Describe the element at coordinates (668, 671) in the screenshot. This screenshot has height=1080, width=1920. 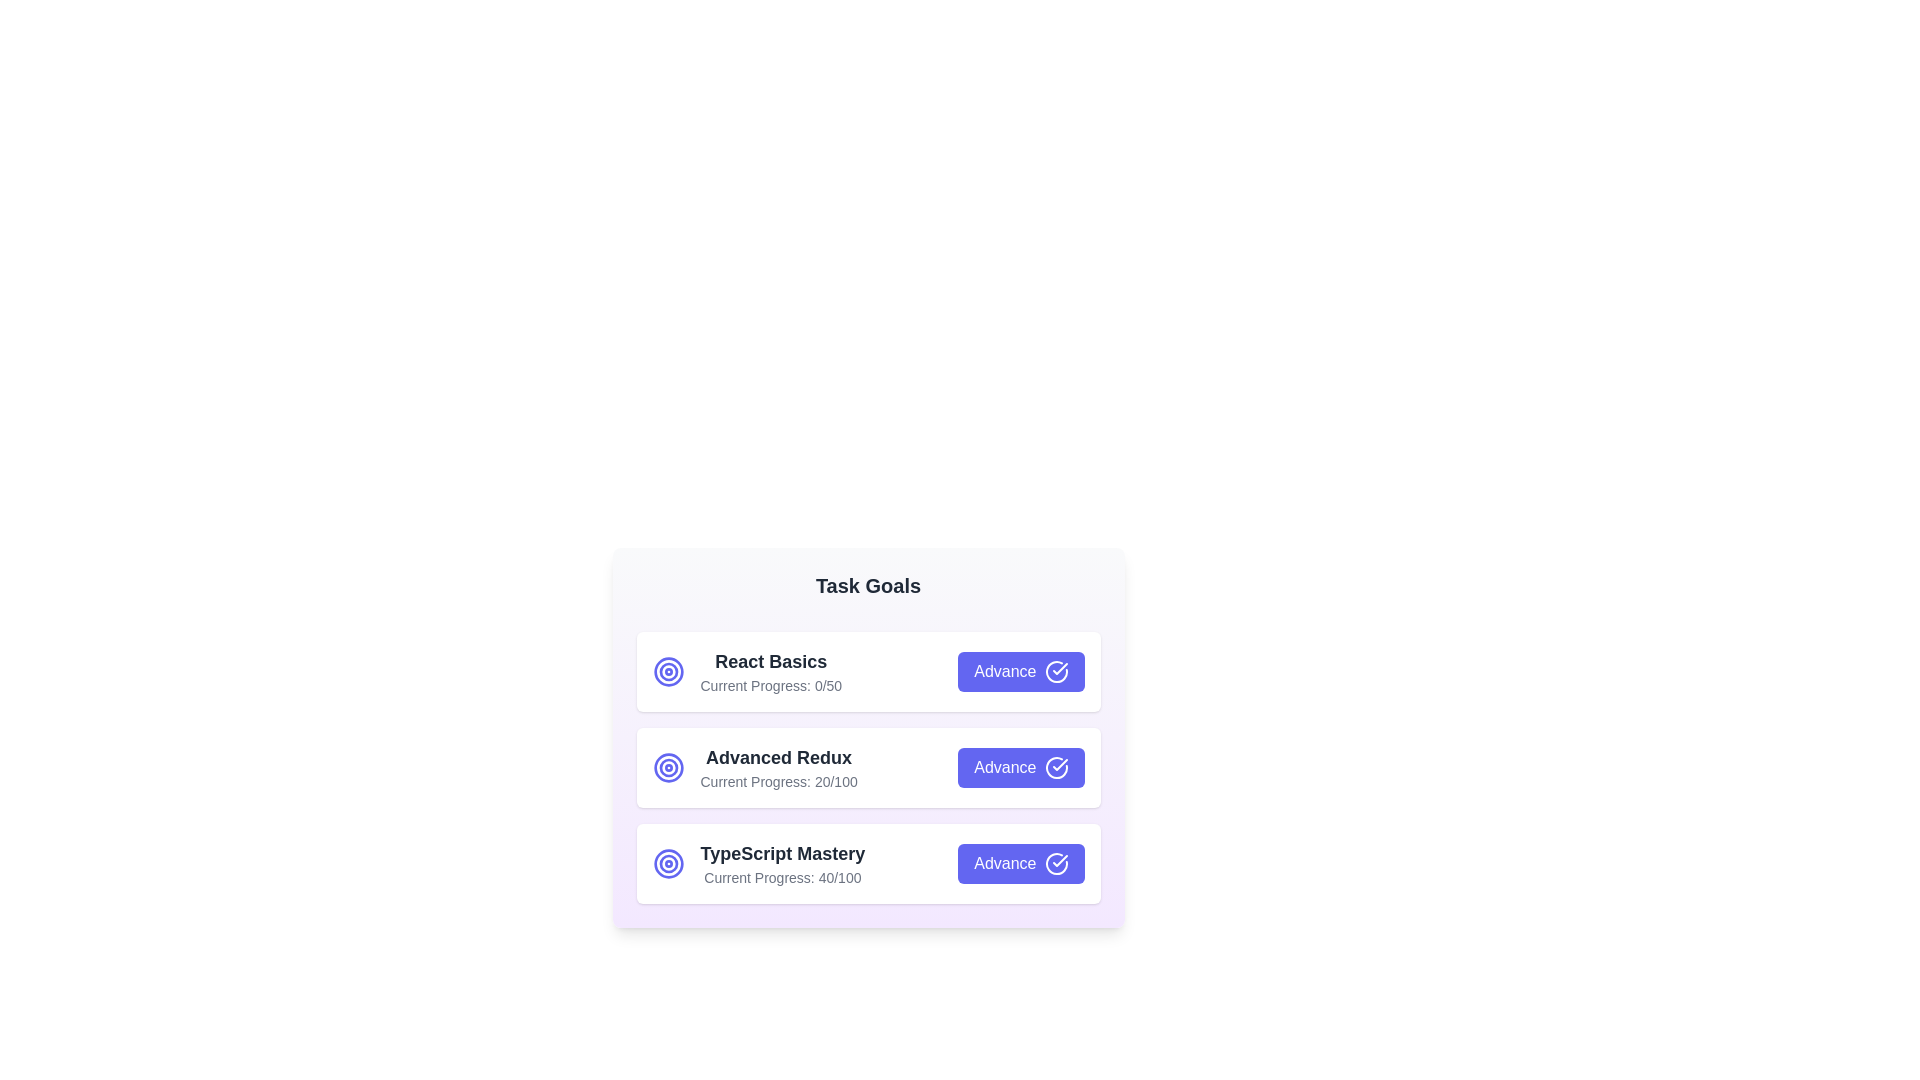
I see `the visual indicator icon representing the 'React Basics' task in the 'Task Goals' section, located at the leftmost position adjacent to the text 'React Basics'` at that location.